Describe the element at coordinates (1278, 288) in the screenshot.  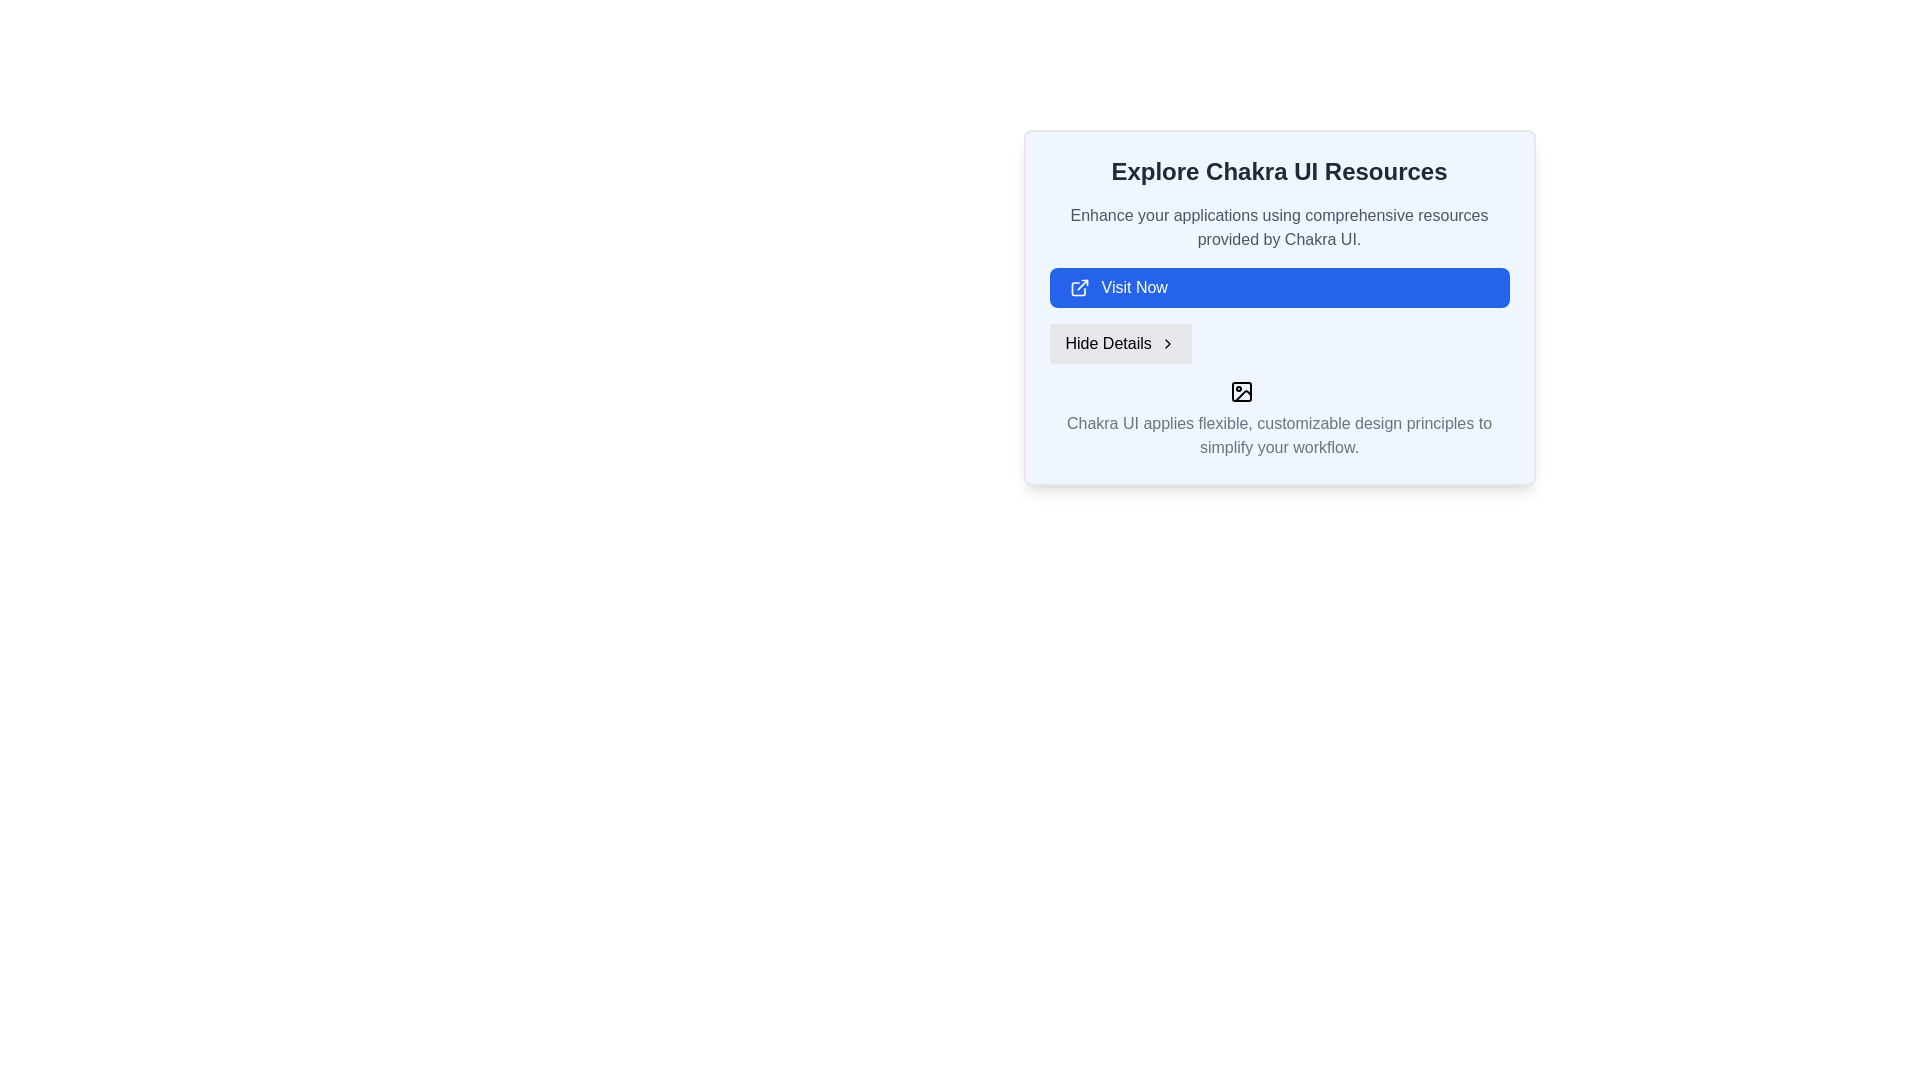
I see `the call-to-action button for visiting a specified website located in the 'Explore Chakra UI Resources' section to change its background color` at that location.